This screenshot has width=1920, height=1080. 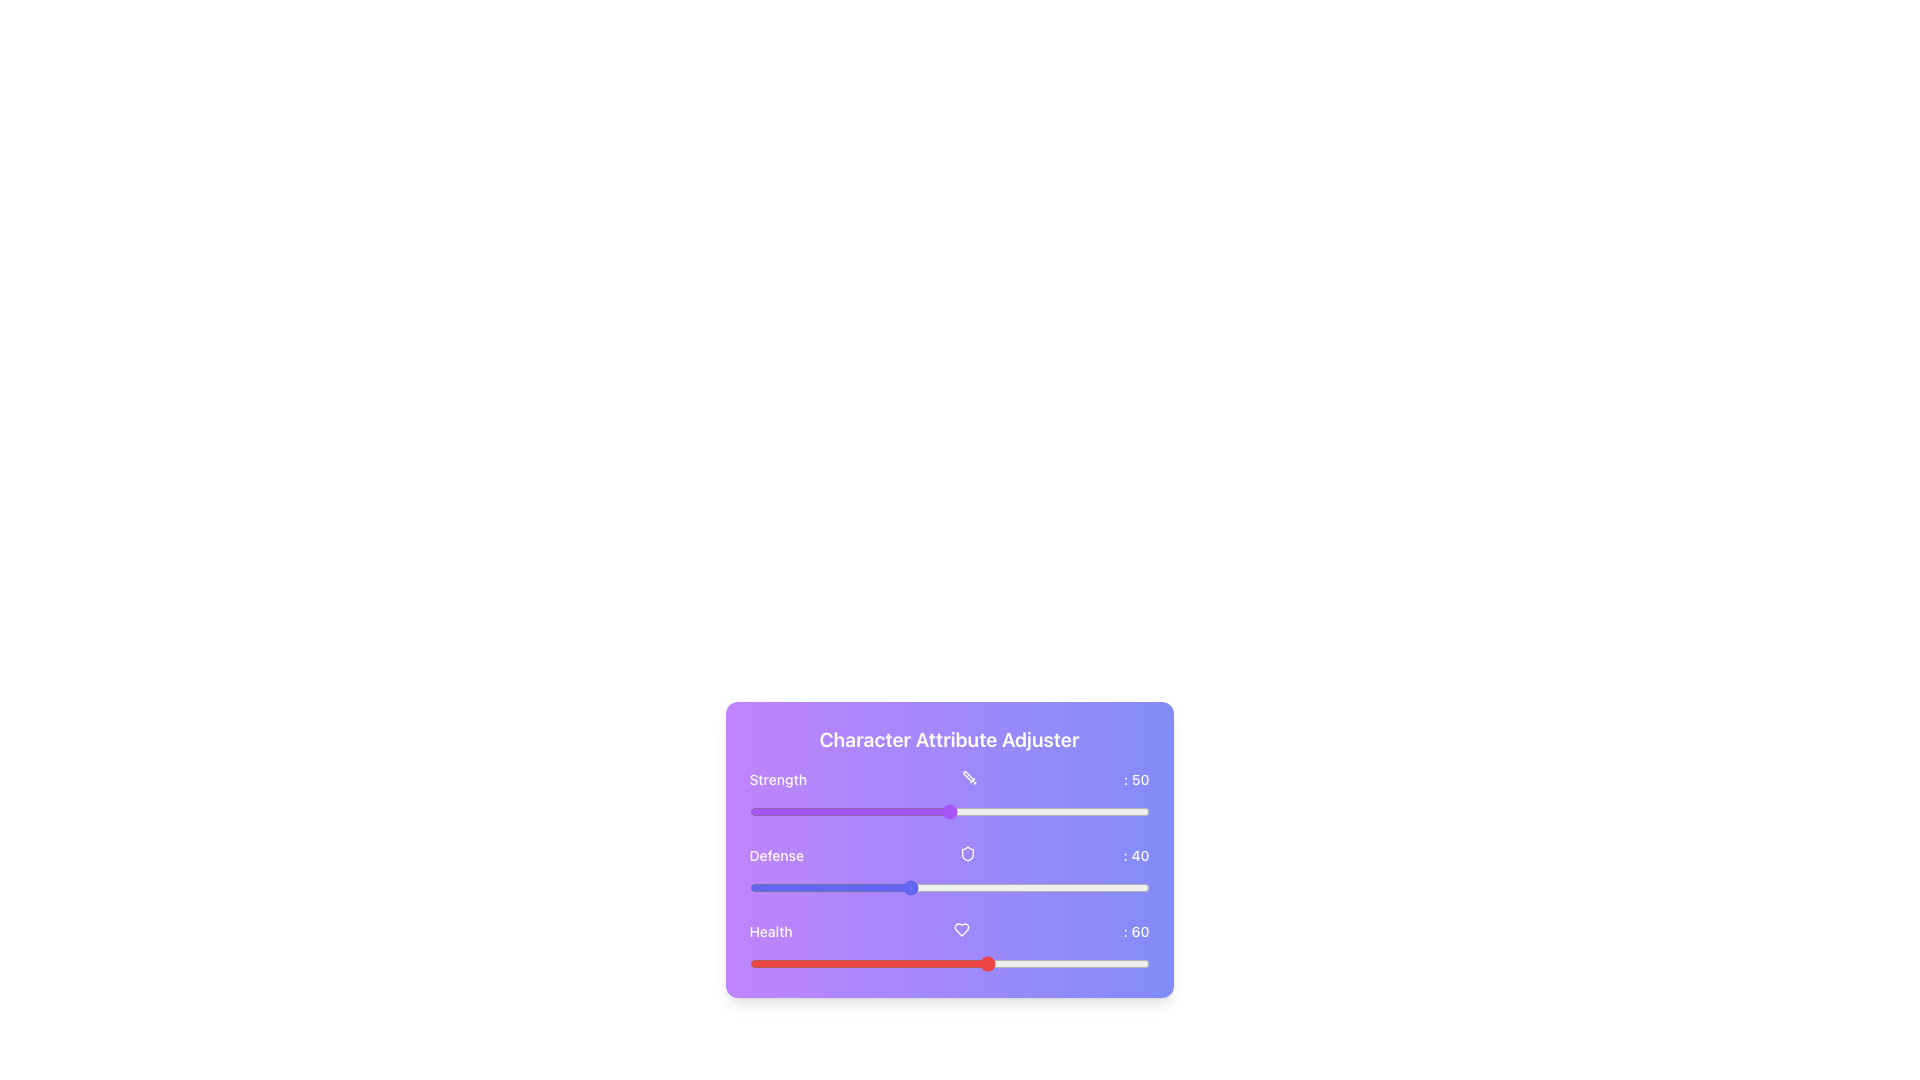 What do you see at coordinates (845, 812) in the screenshot?
I see `the Strength attribute` at bounding box center [845, 812].